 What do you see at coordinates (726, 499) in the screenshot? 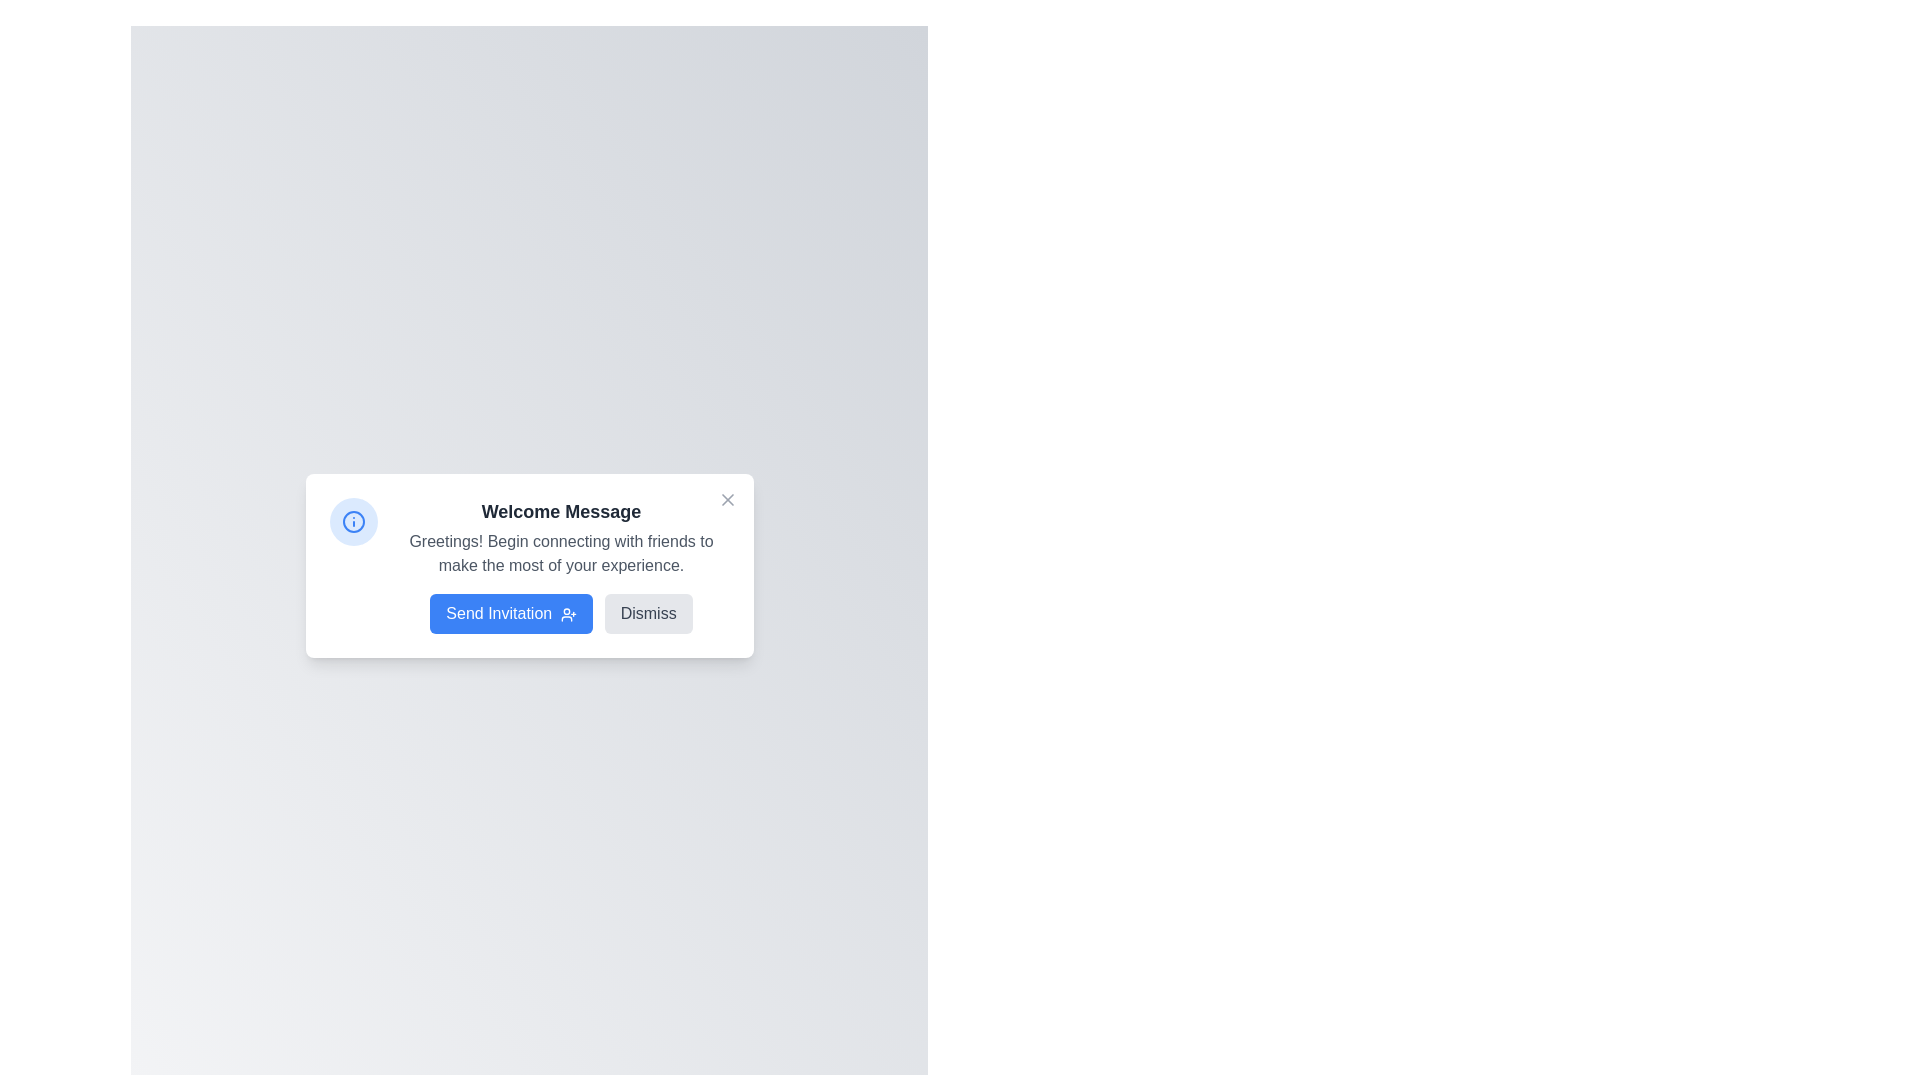
I see `the Close button located in the top-right corner of the modal dialog box, adjacent to the header text 'Welcome Message'` at bounding box center [726, 499].